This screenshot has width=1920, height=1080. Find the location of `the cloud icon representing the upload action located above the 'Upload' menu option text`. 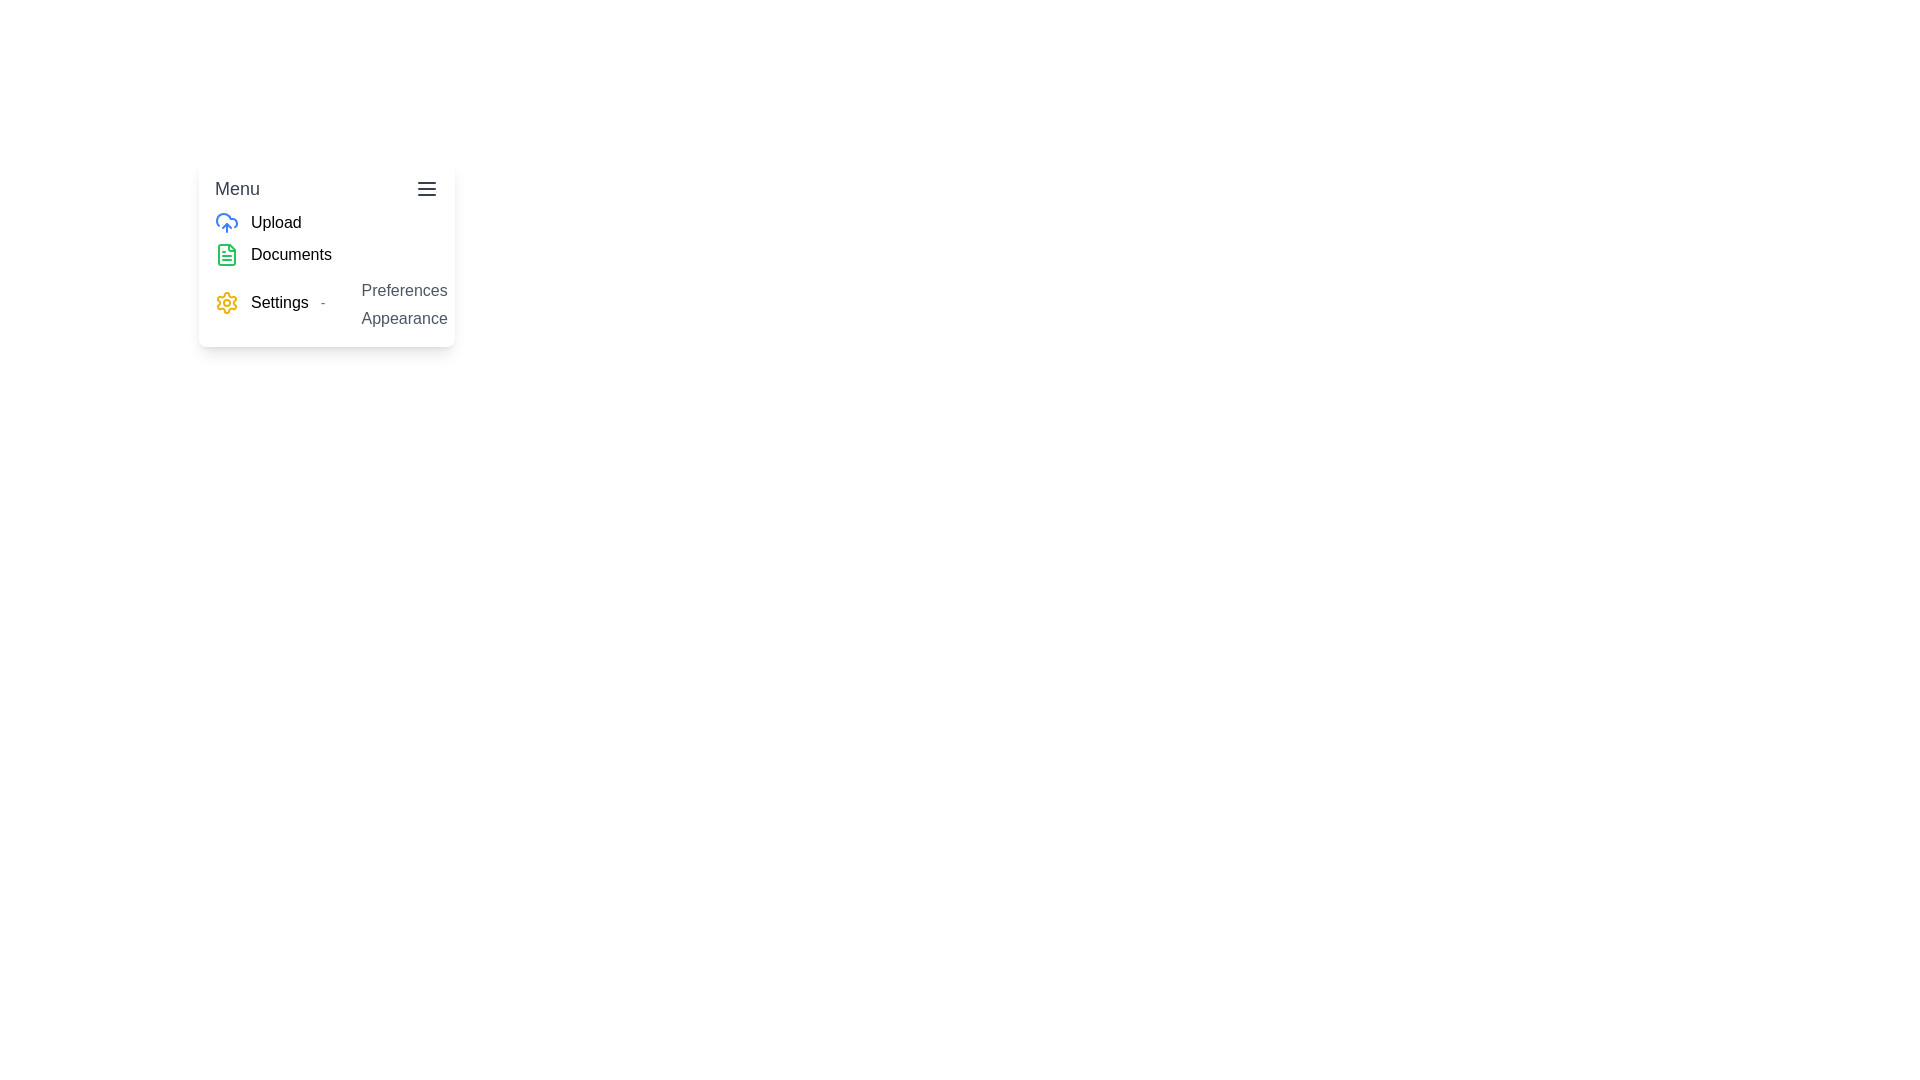

the cloud icon representing the upload action located above the 'Upload' menu option text is located at coordinates (226, 219).